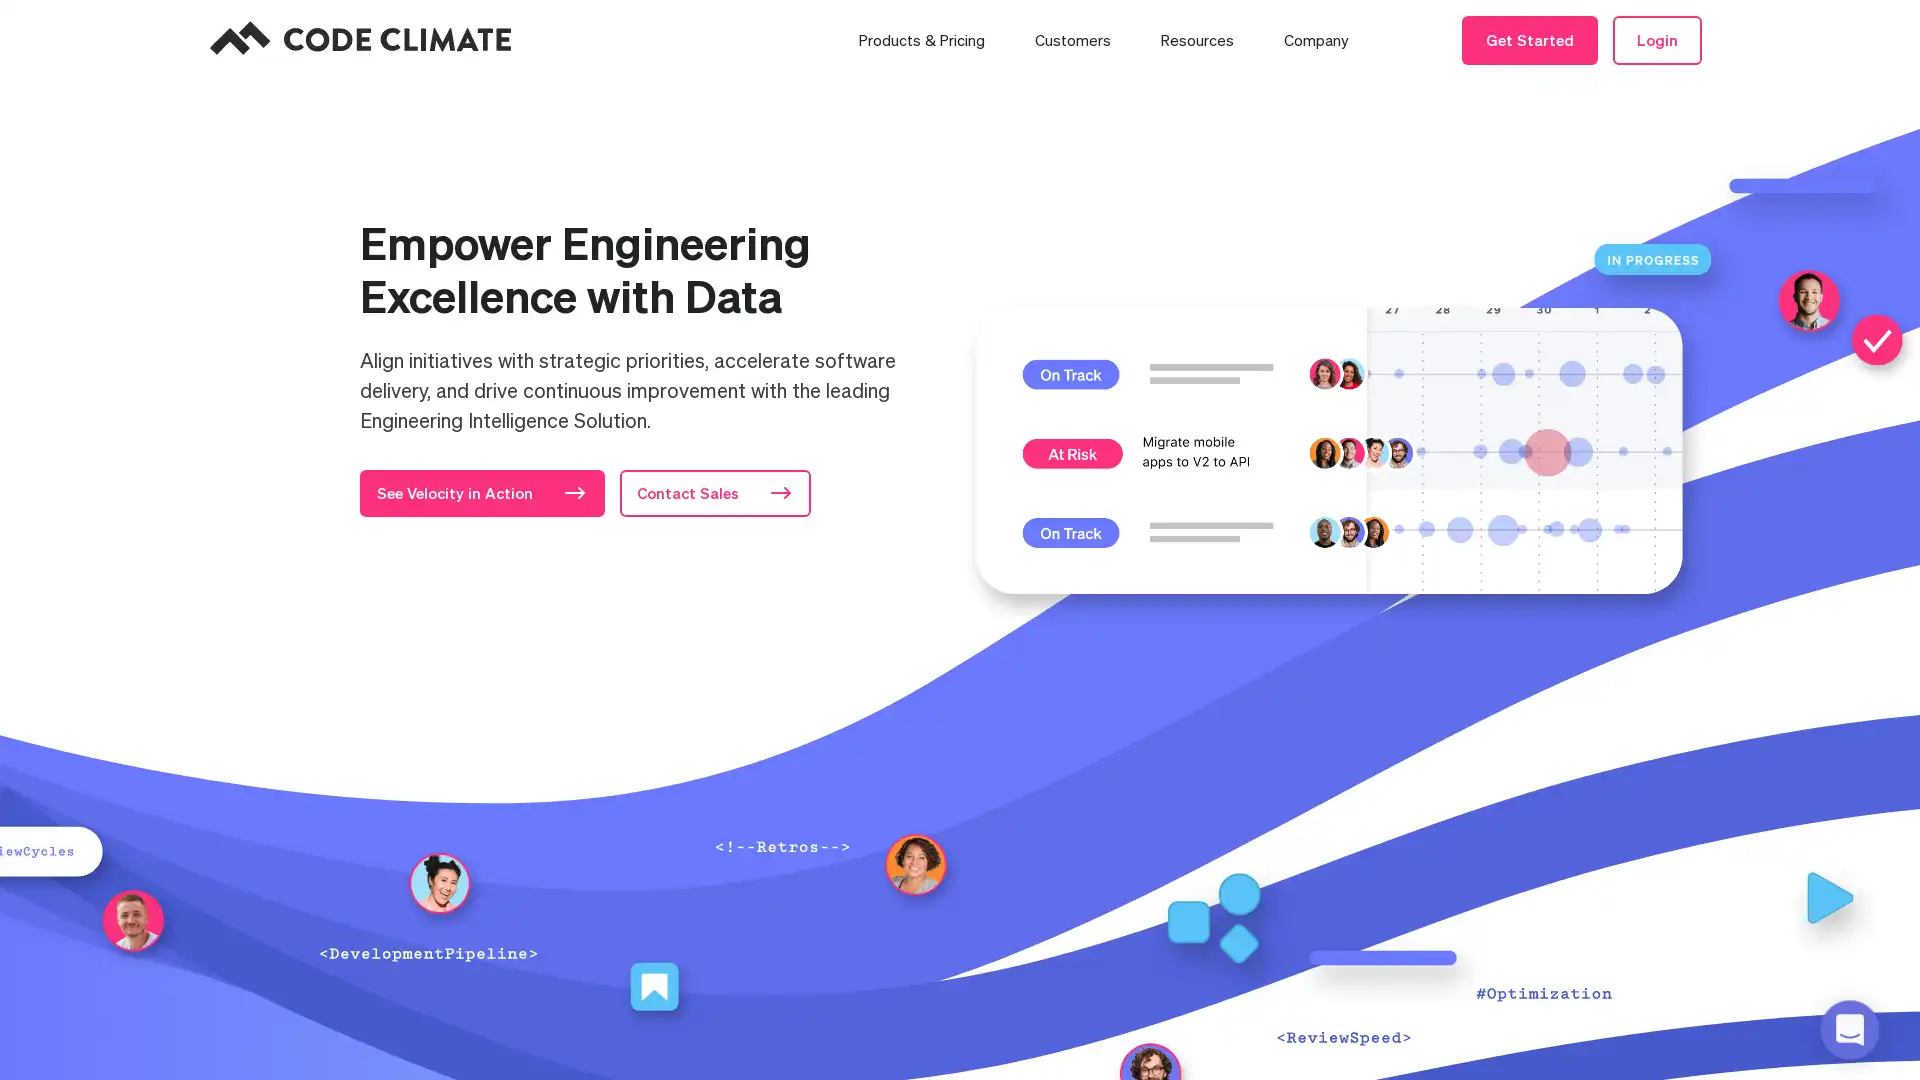  I want to click on Open Intercom Messenger, so click(1848, 1029).